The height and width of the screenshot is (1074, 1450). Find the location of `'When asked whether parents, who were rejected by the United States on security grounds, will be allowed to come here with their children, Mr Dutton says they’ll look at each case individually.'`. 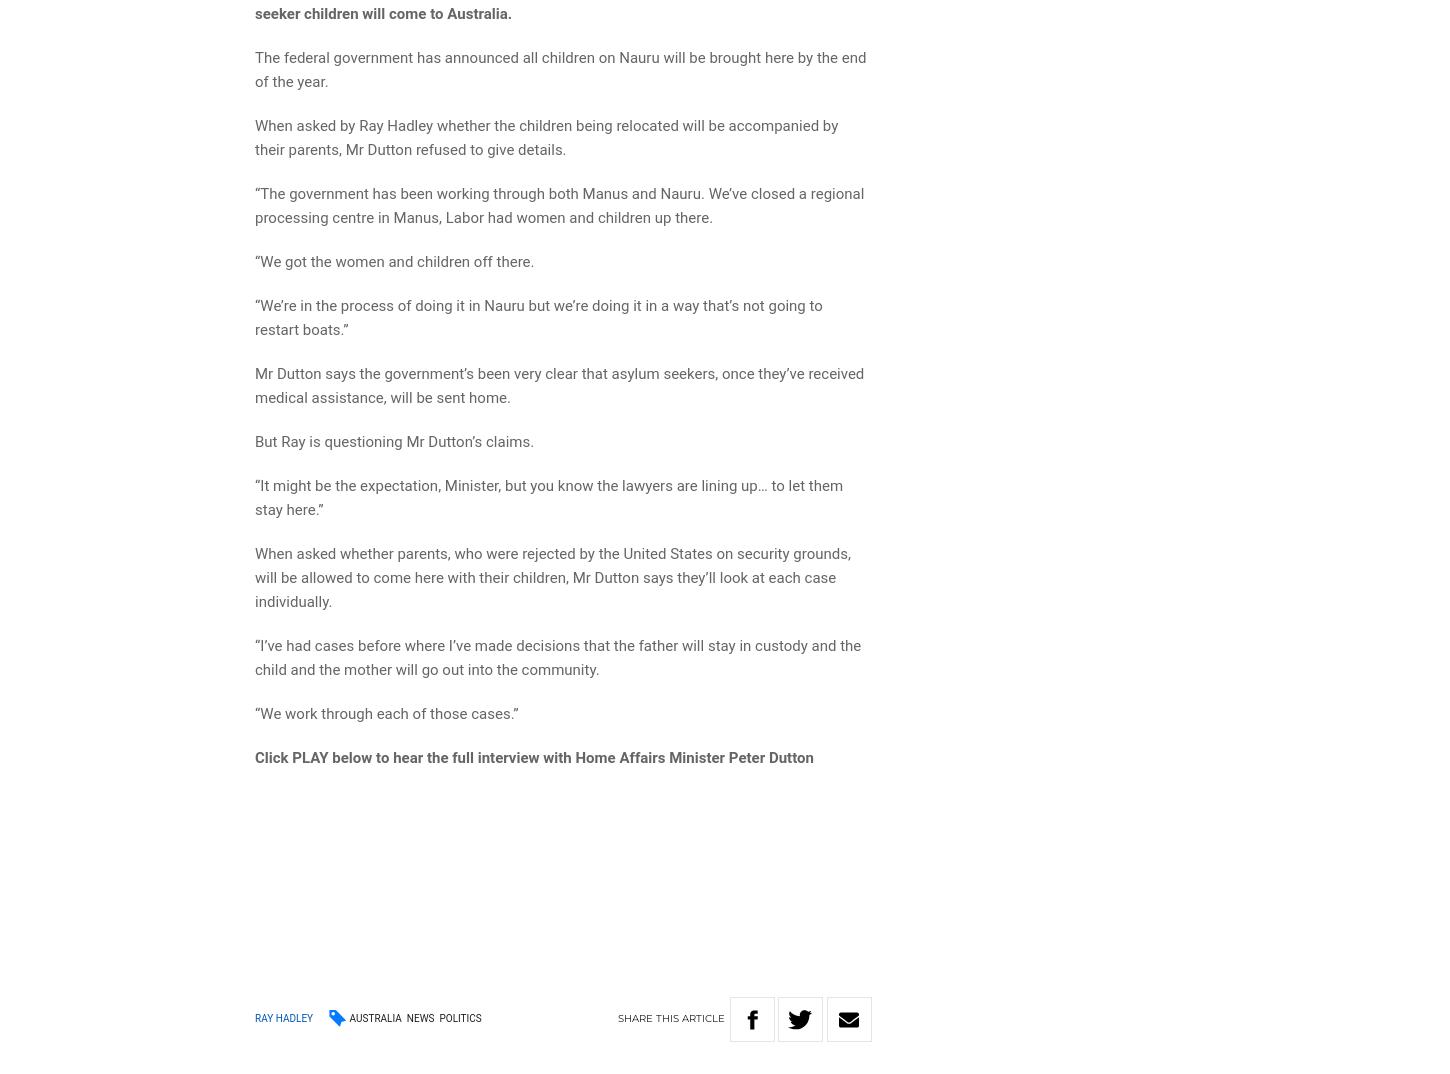

'When asked whether parents, who were rejected by the United States on security grounds, will be allowed to come here with their children, Mr Dutton says they’ll look at each case individually.' is located at coordinates (552, 575).